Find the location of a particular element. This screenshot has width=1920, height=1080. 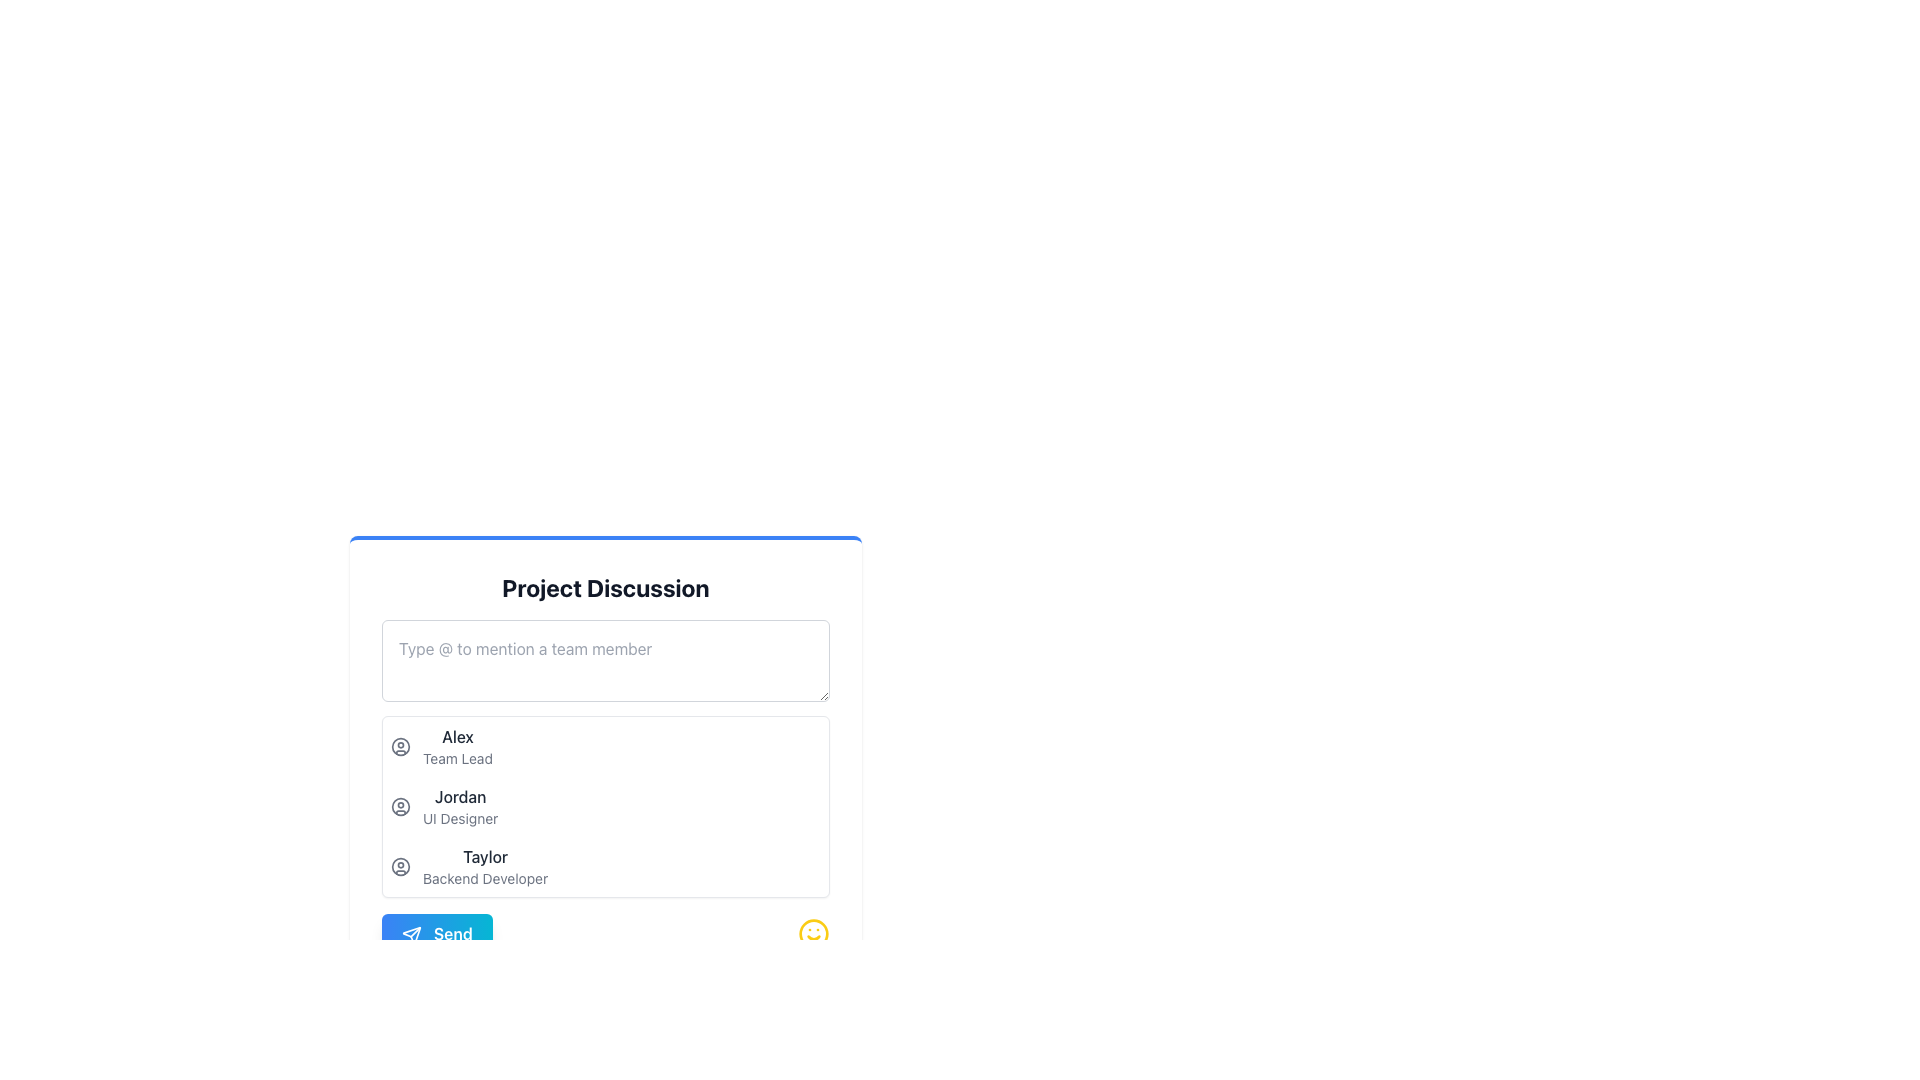

the text label indicating the role or position associated with the list entry labeled 'Jordan', which is the second line of text in the vertical list layout is located at coordinates (459, 818).